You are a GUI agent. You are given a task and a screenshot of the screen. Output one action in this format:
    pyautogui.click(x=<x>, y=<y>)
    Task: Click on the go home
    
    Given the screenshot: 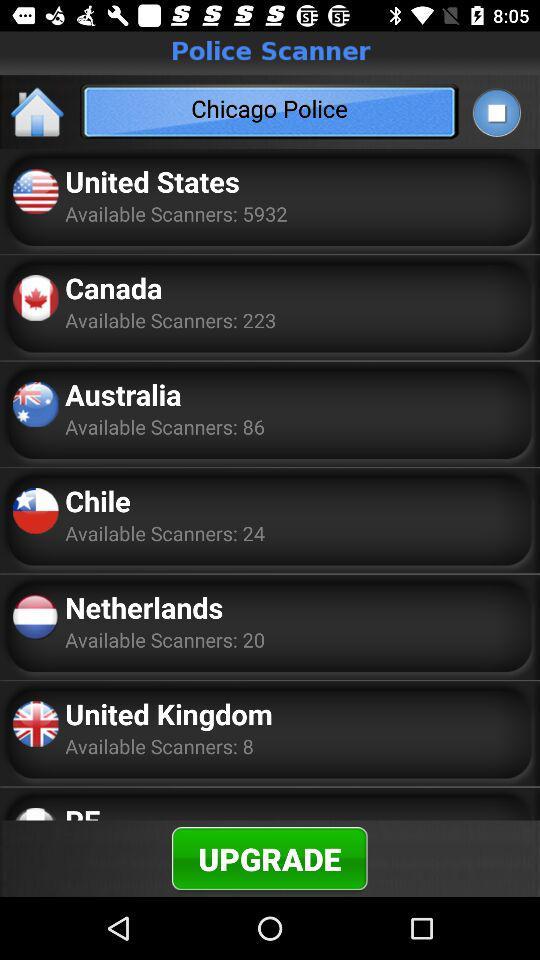 What is the action you would take?
    pyautogui.click(x=38, y=111)
    